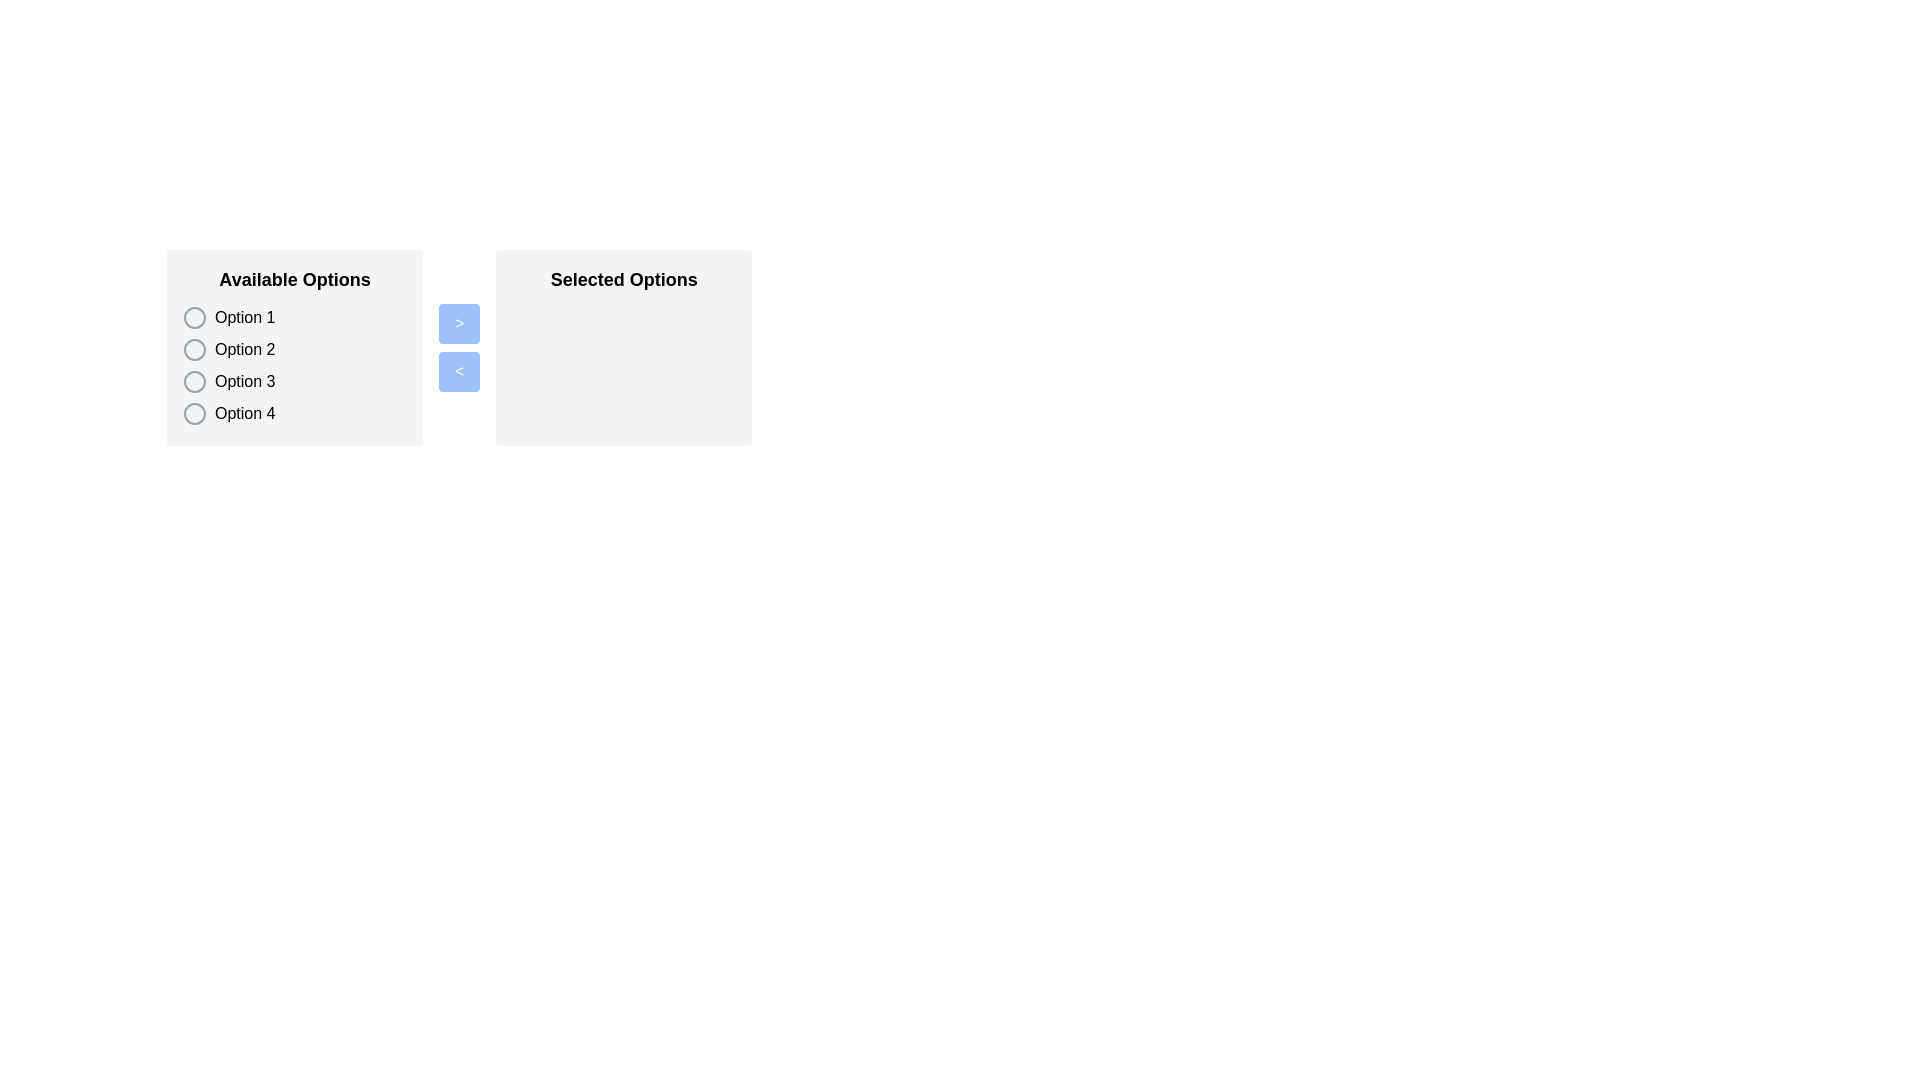 This screenshot has height=1080, width=1920. I want to click on the selected radio button for 'Option 2' located in the 'Available Options' section, which is the second radio button in a vertical list, so click(195, 349).